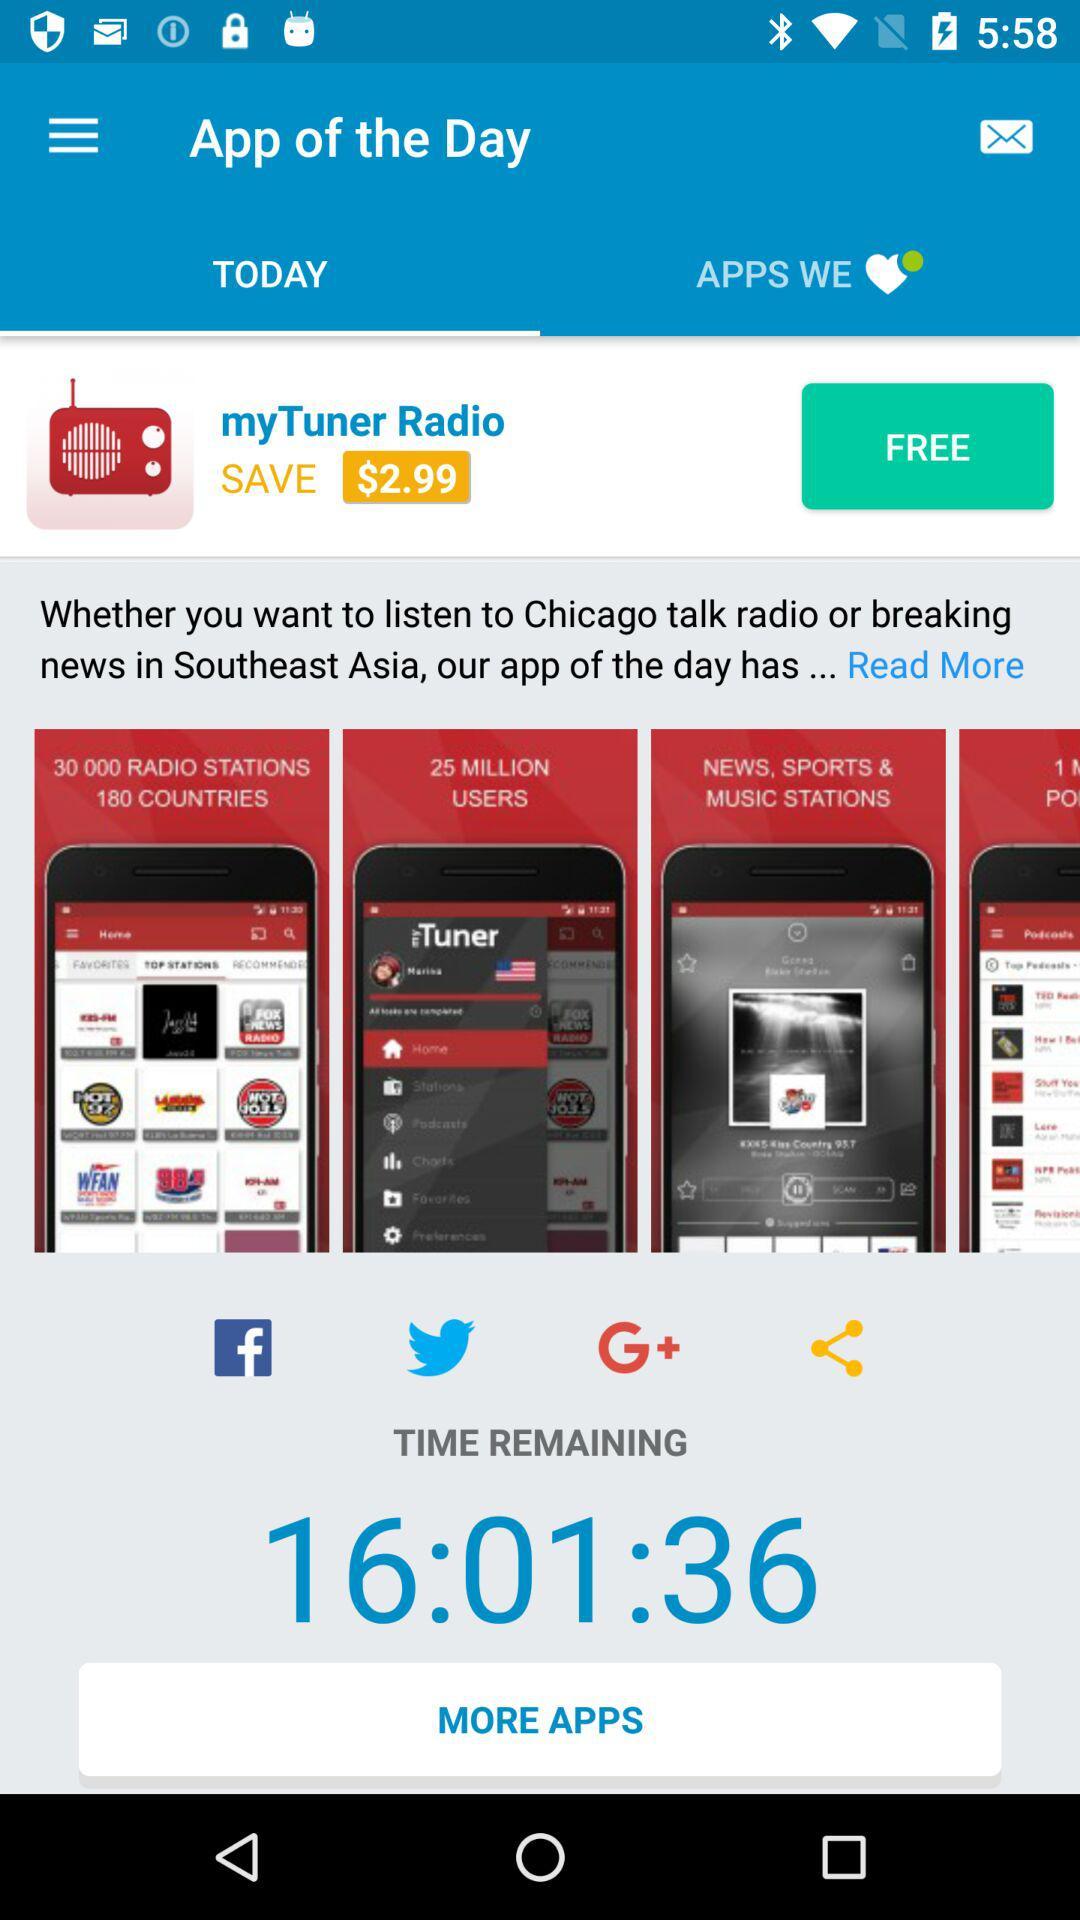 This screenshot has height=1920, width=1080. What do you see at coordinates (1006, 135) in the screenshot?
I see `the icon to the right of the app of the` at bounding box center [1006, 135].